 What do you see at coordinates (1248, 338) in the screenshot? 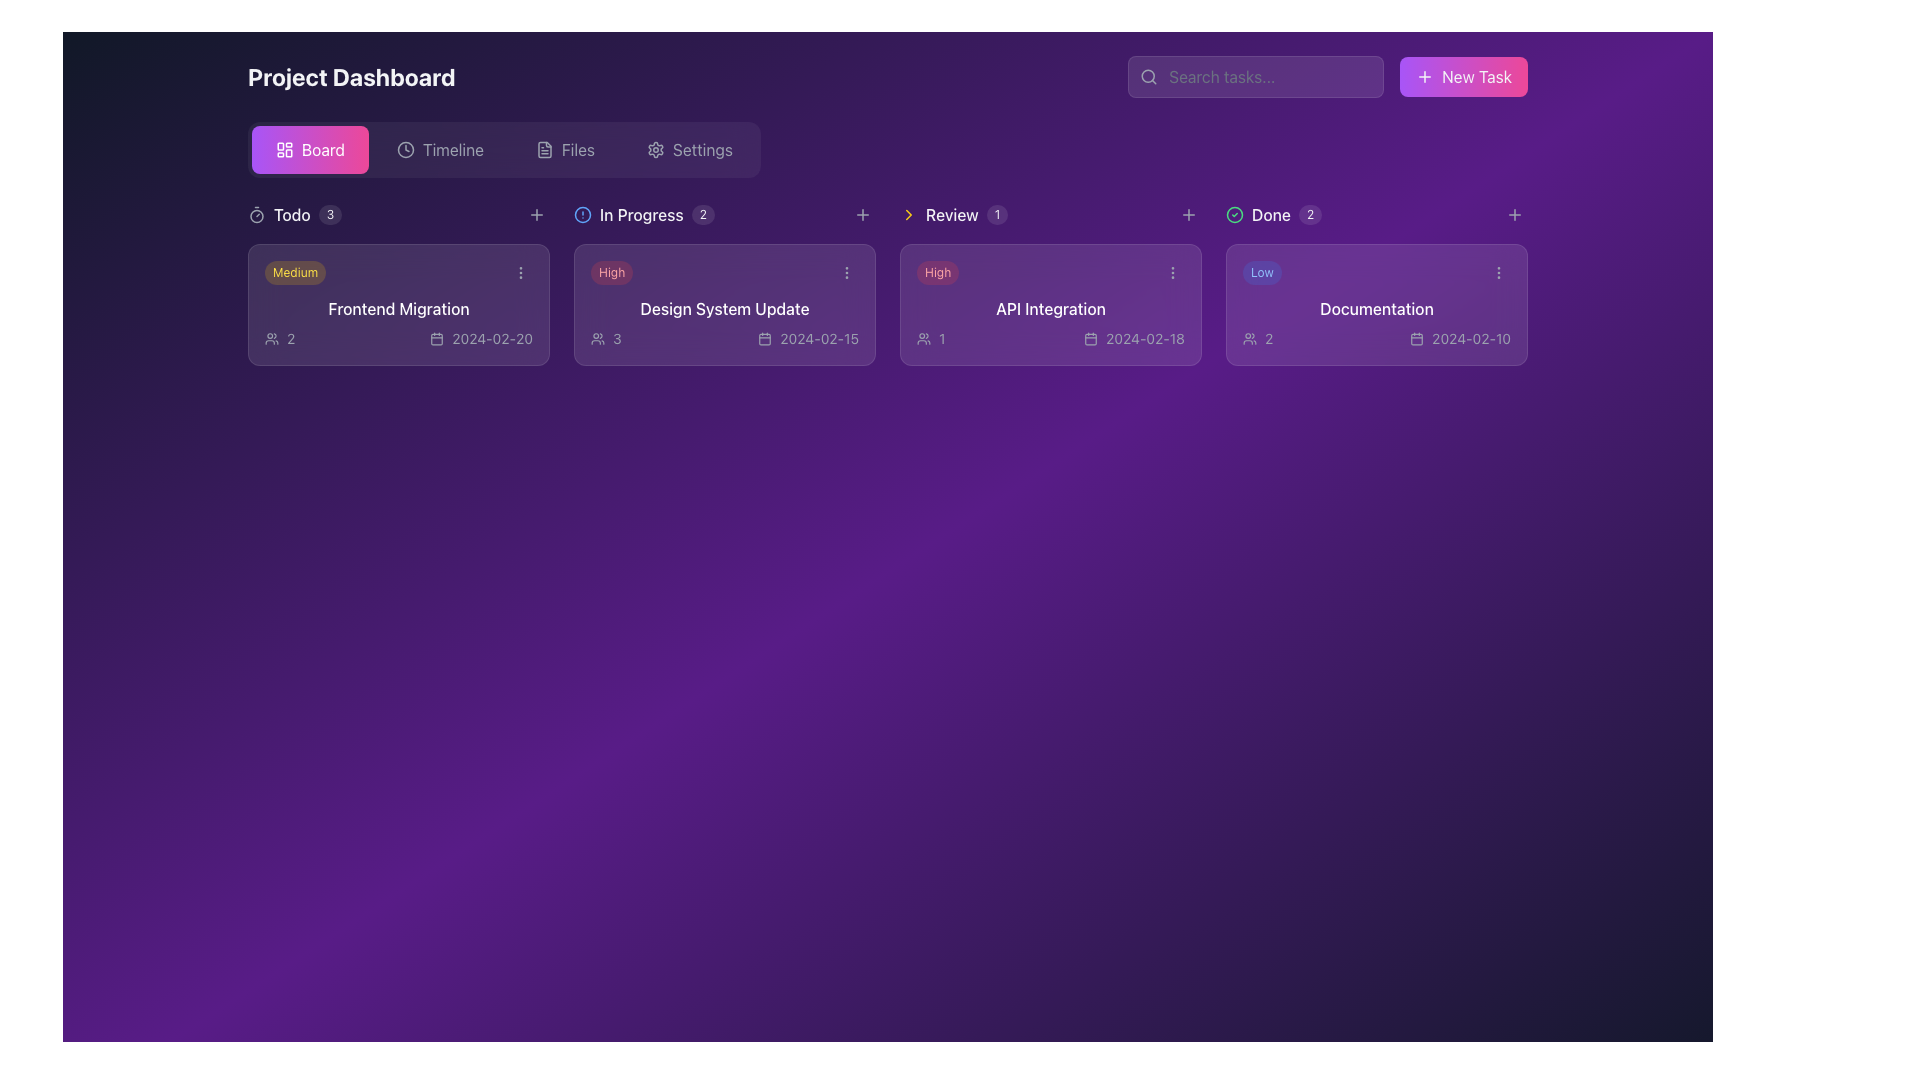
I see `the icon representing multiple users, styled in an outline design, located in the 'Done' section of the 'Documentation' card, next to the text '2'` at bounding box center [1248, 338].